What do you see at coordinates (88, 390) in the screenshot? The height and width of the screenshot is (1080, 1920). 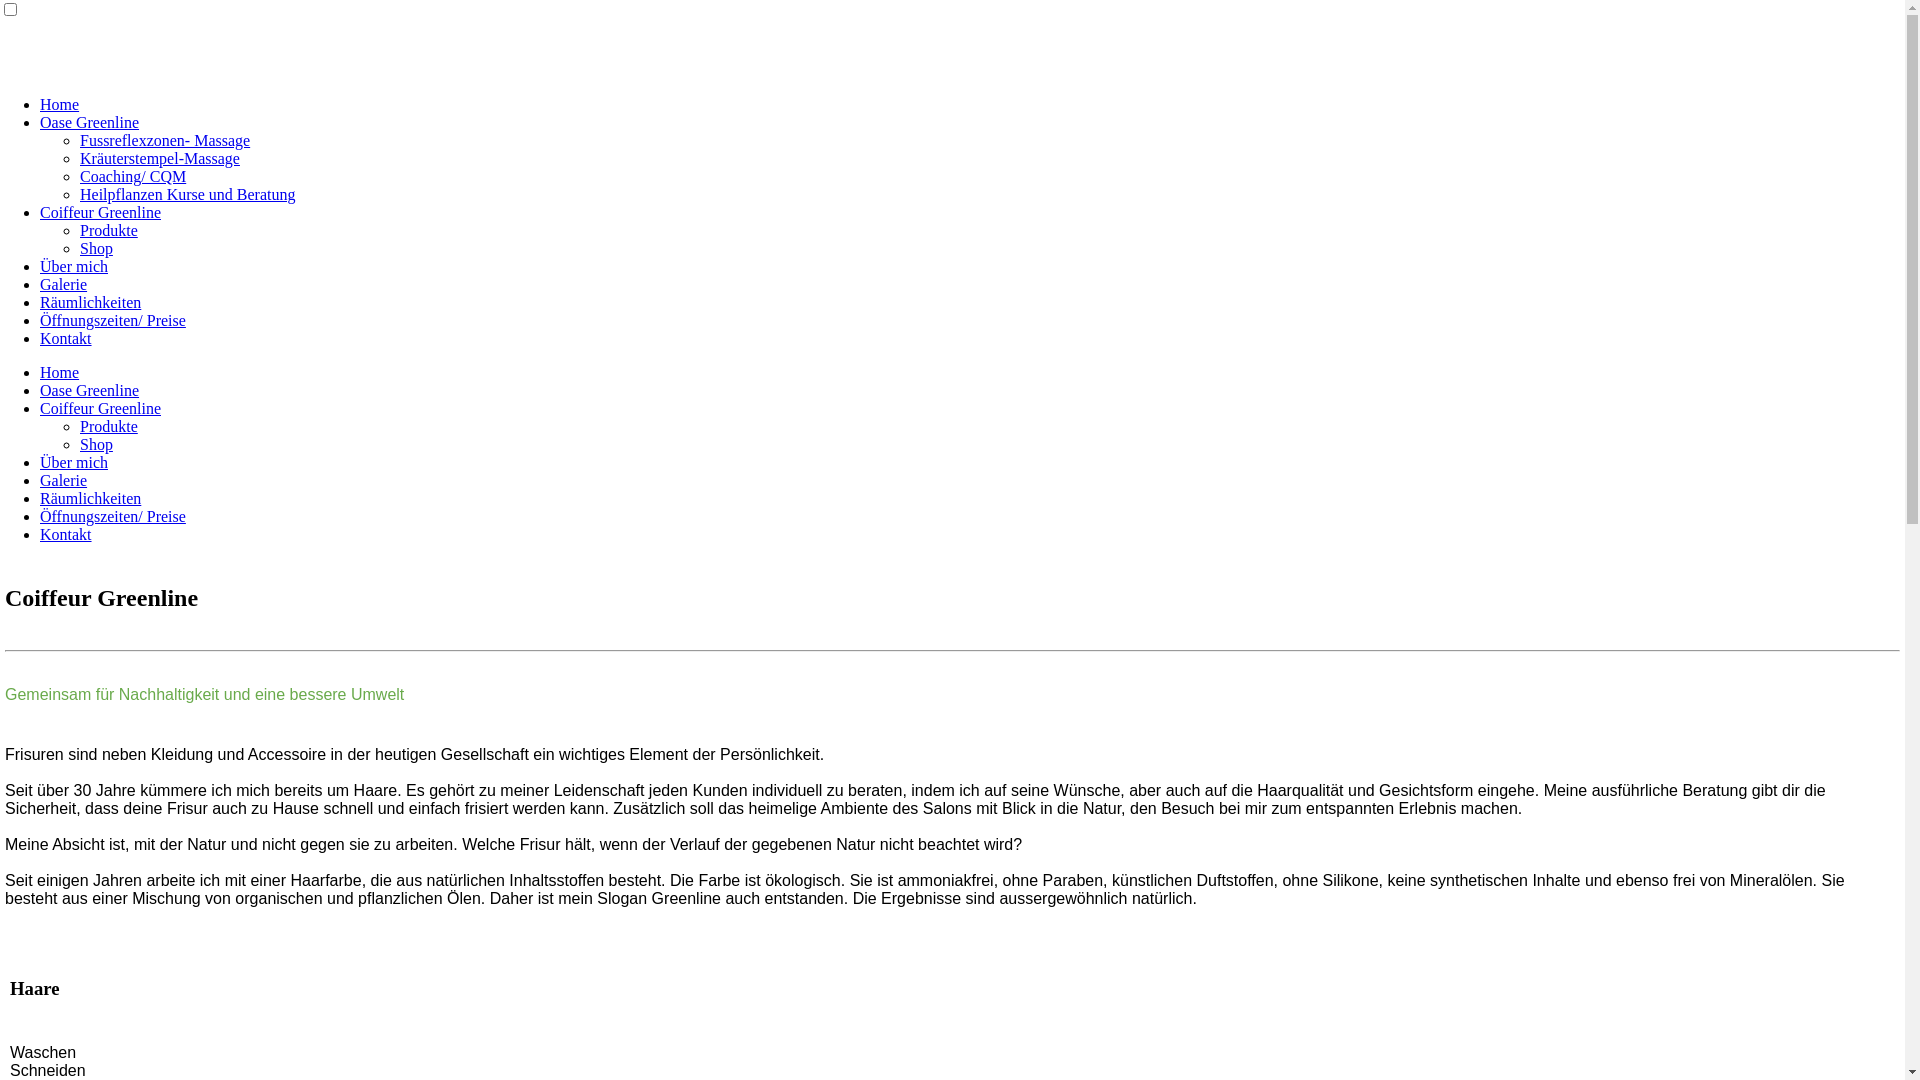 I see `'Oase Greenline'` at bounding box center [88, 390].